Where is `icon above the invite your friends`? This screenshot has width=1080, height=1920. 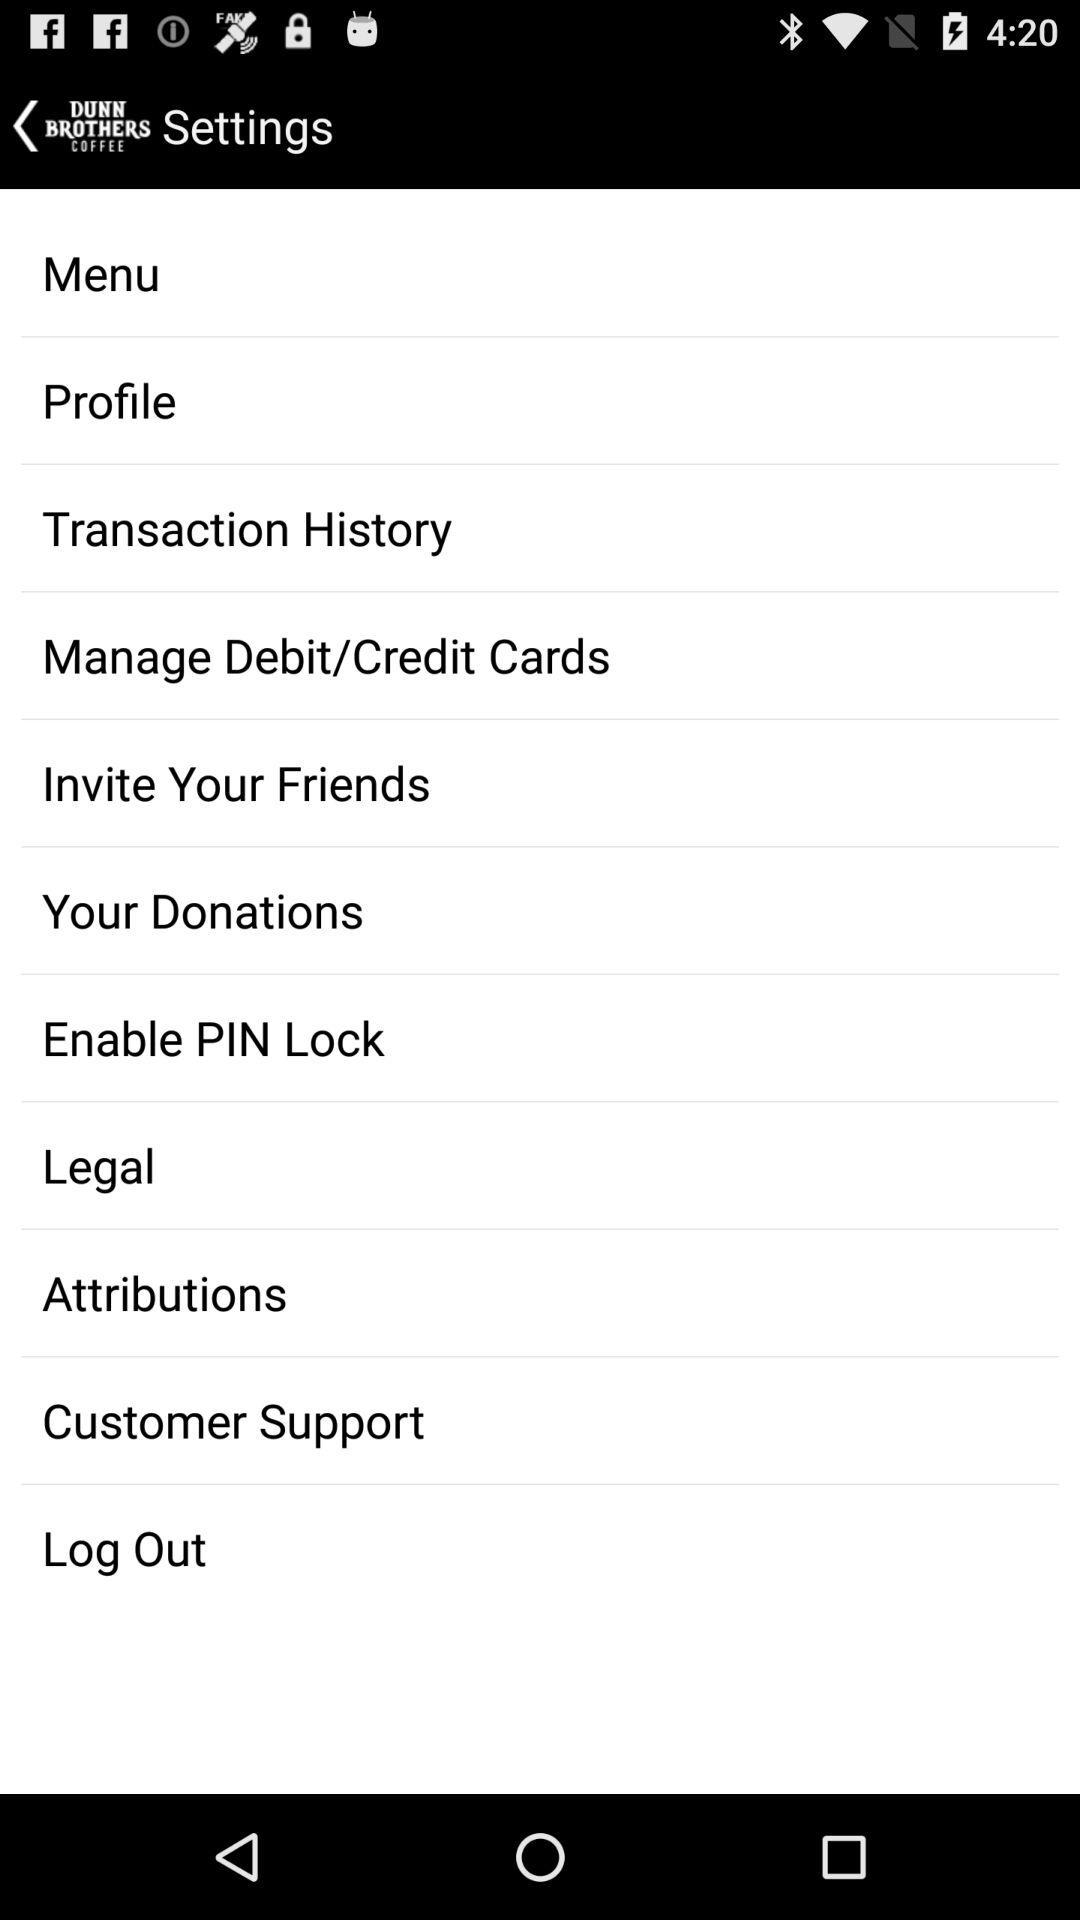
icon above the invite your friends is located at coordinates (540, 655).